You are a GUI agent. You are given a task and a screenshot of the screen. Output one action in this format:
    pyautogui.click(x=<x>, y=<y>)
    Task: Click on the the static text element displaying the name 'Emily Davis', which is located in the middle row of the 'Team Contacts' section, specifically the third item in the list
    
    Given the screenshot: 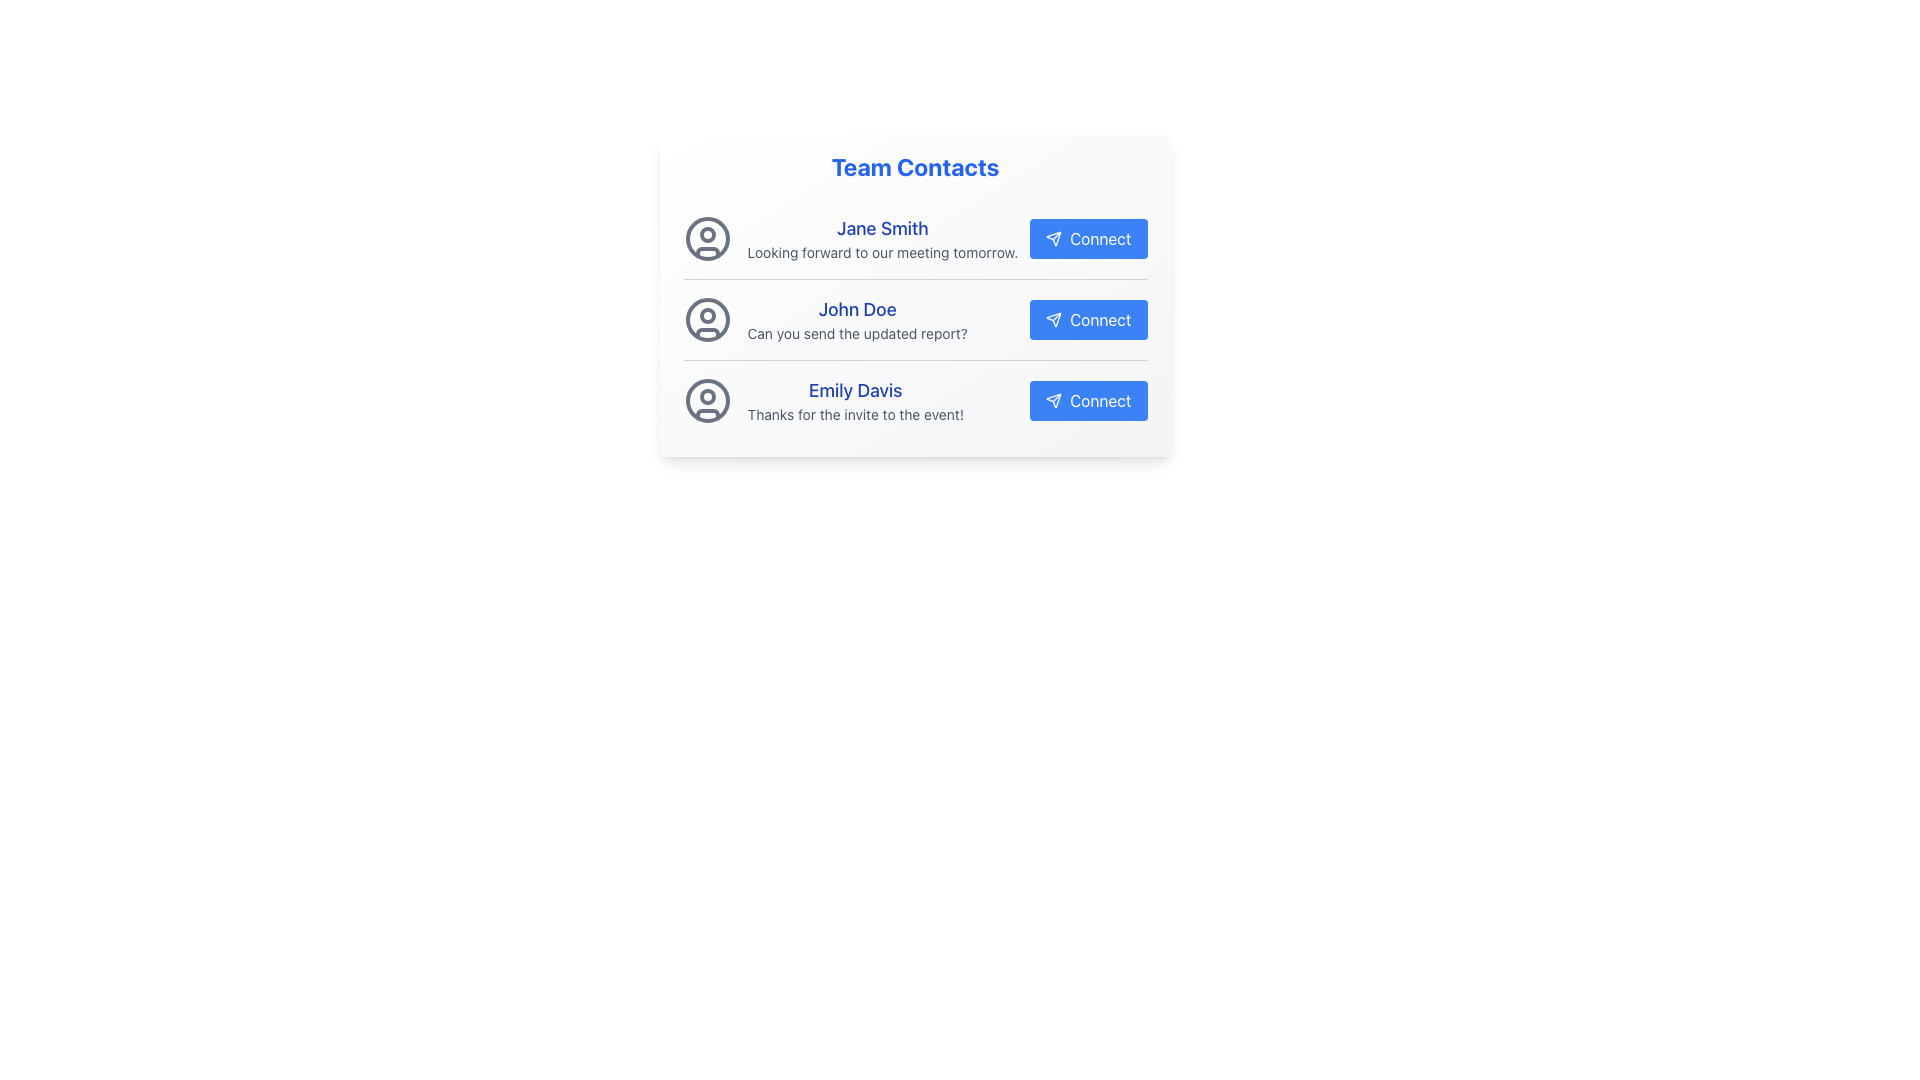 What is the action you would take?
    pyautogui.click(x=855, y=390)
    